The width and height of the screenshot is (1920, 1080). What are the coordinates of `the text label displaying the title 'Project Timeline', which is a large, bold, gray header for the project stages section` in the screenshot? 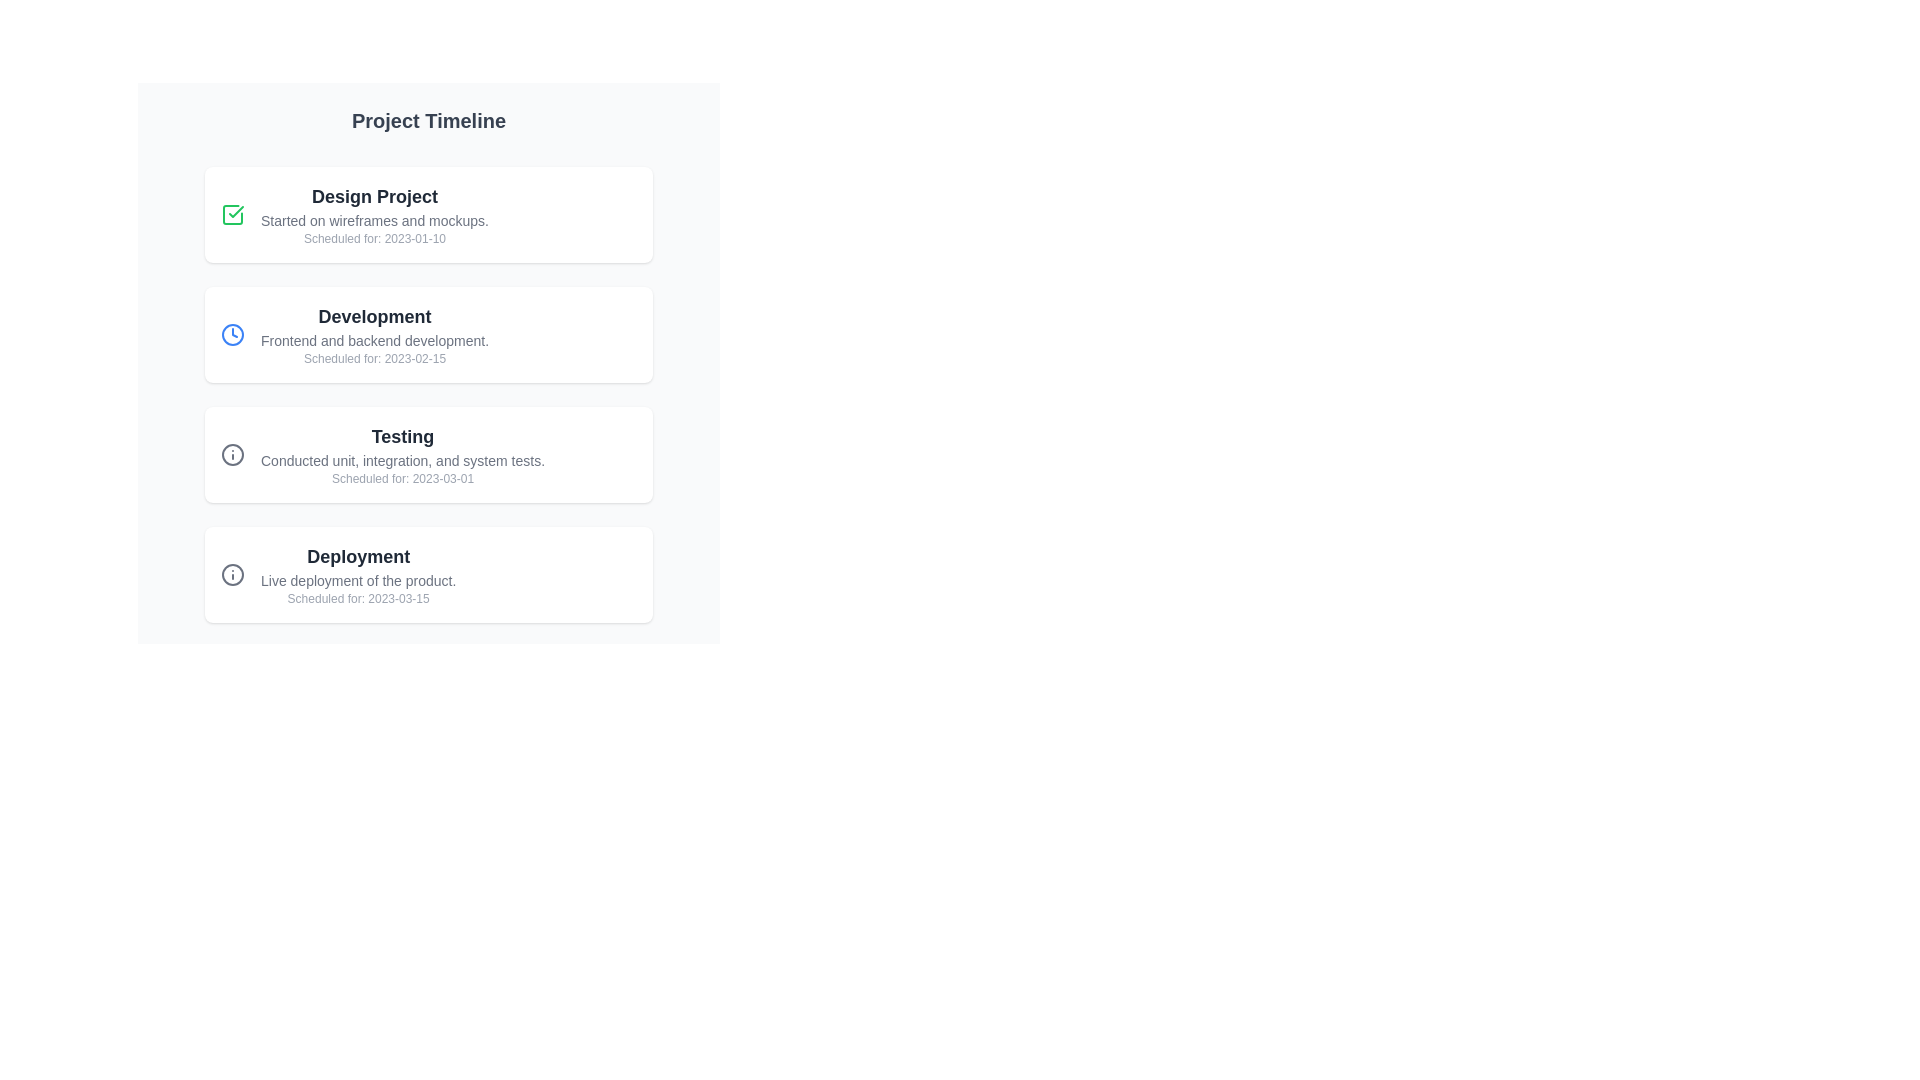 It's located at (427, 120).